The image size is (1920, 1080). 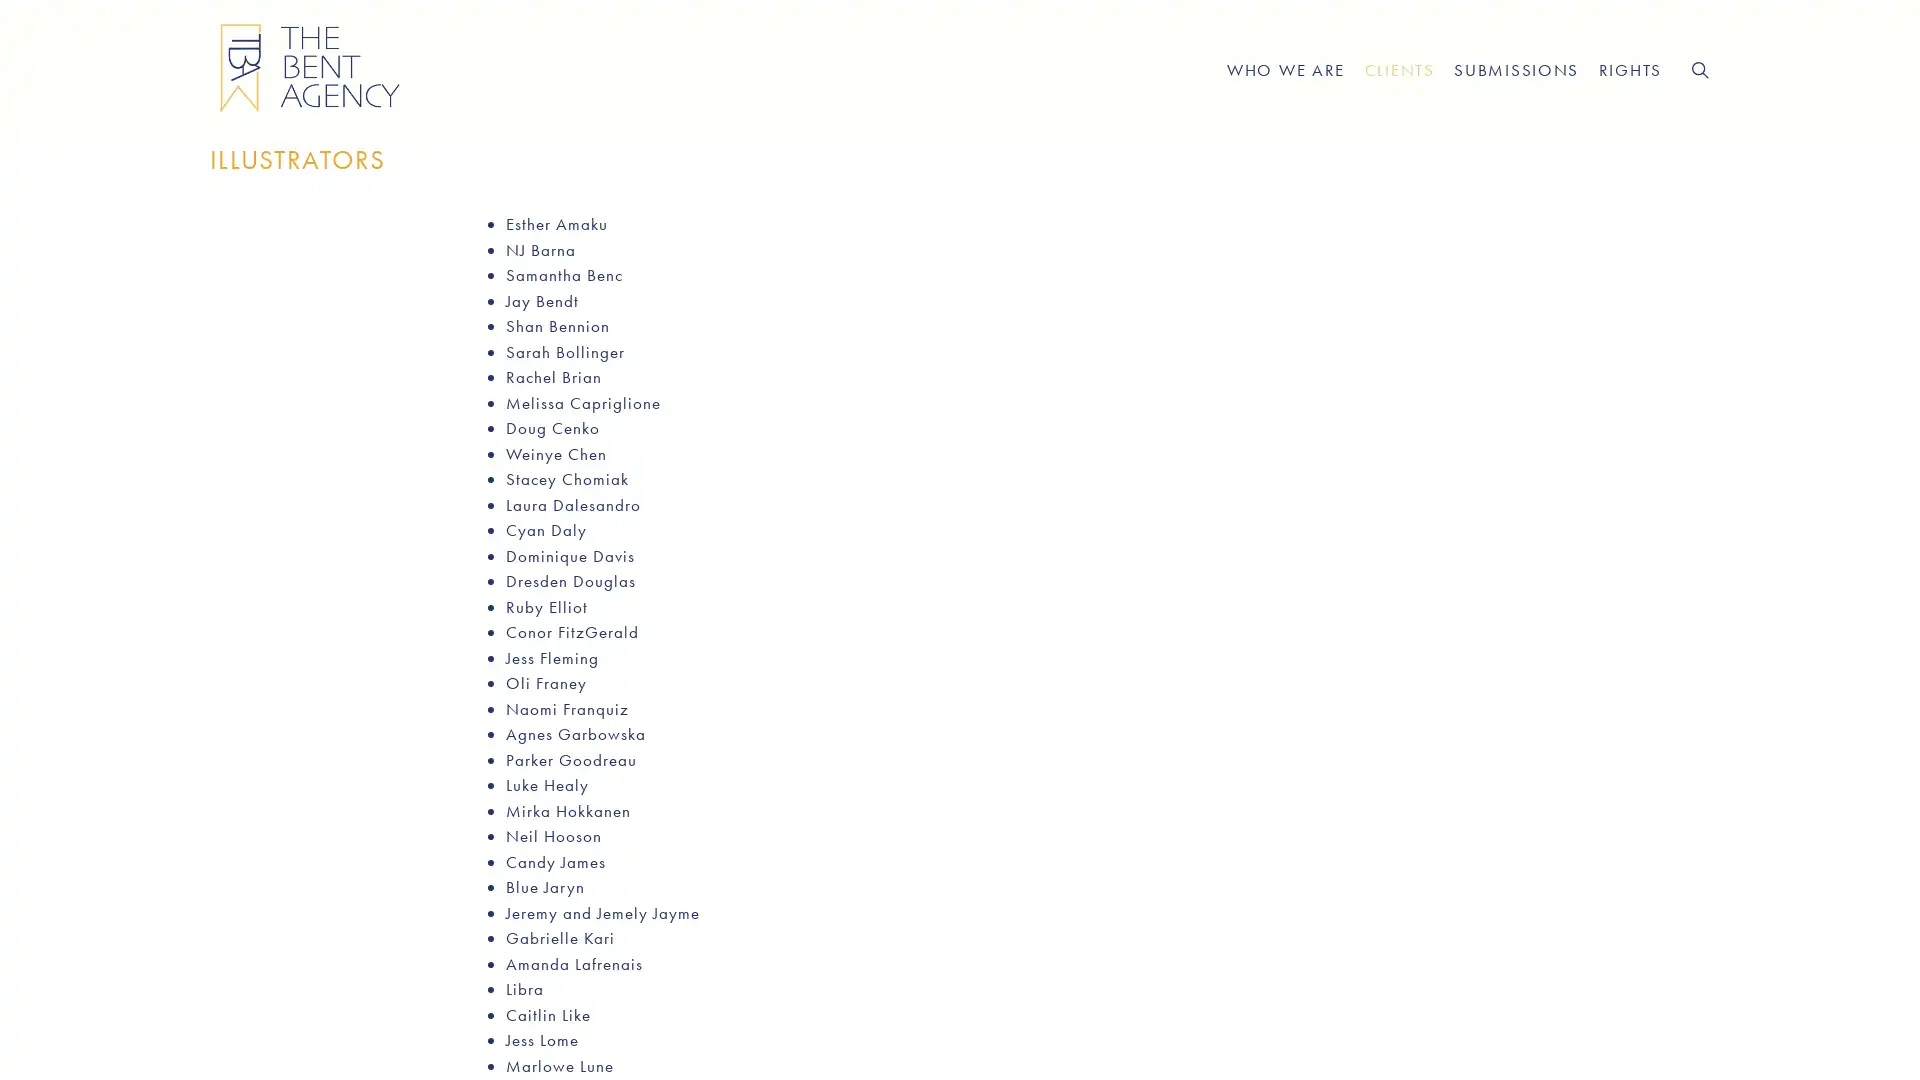 I want to click on Search, so click(x=1698, y=68).